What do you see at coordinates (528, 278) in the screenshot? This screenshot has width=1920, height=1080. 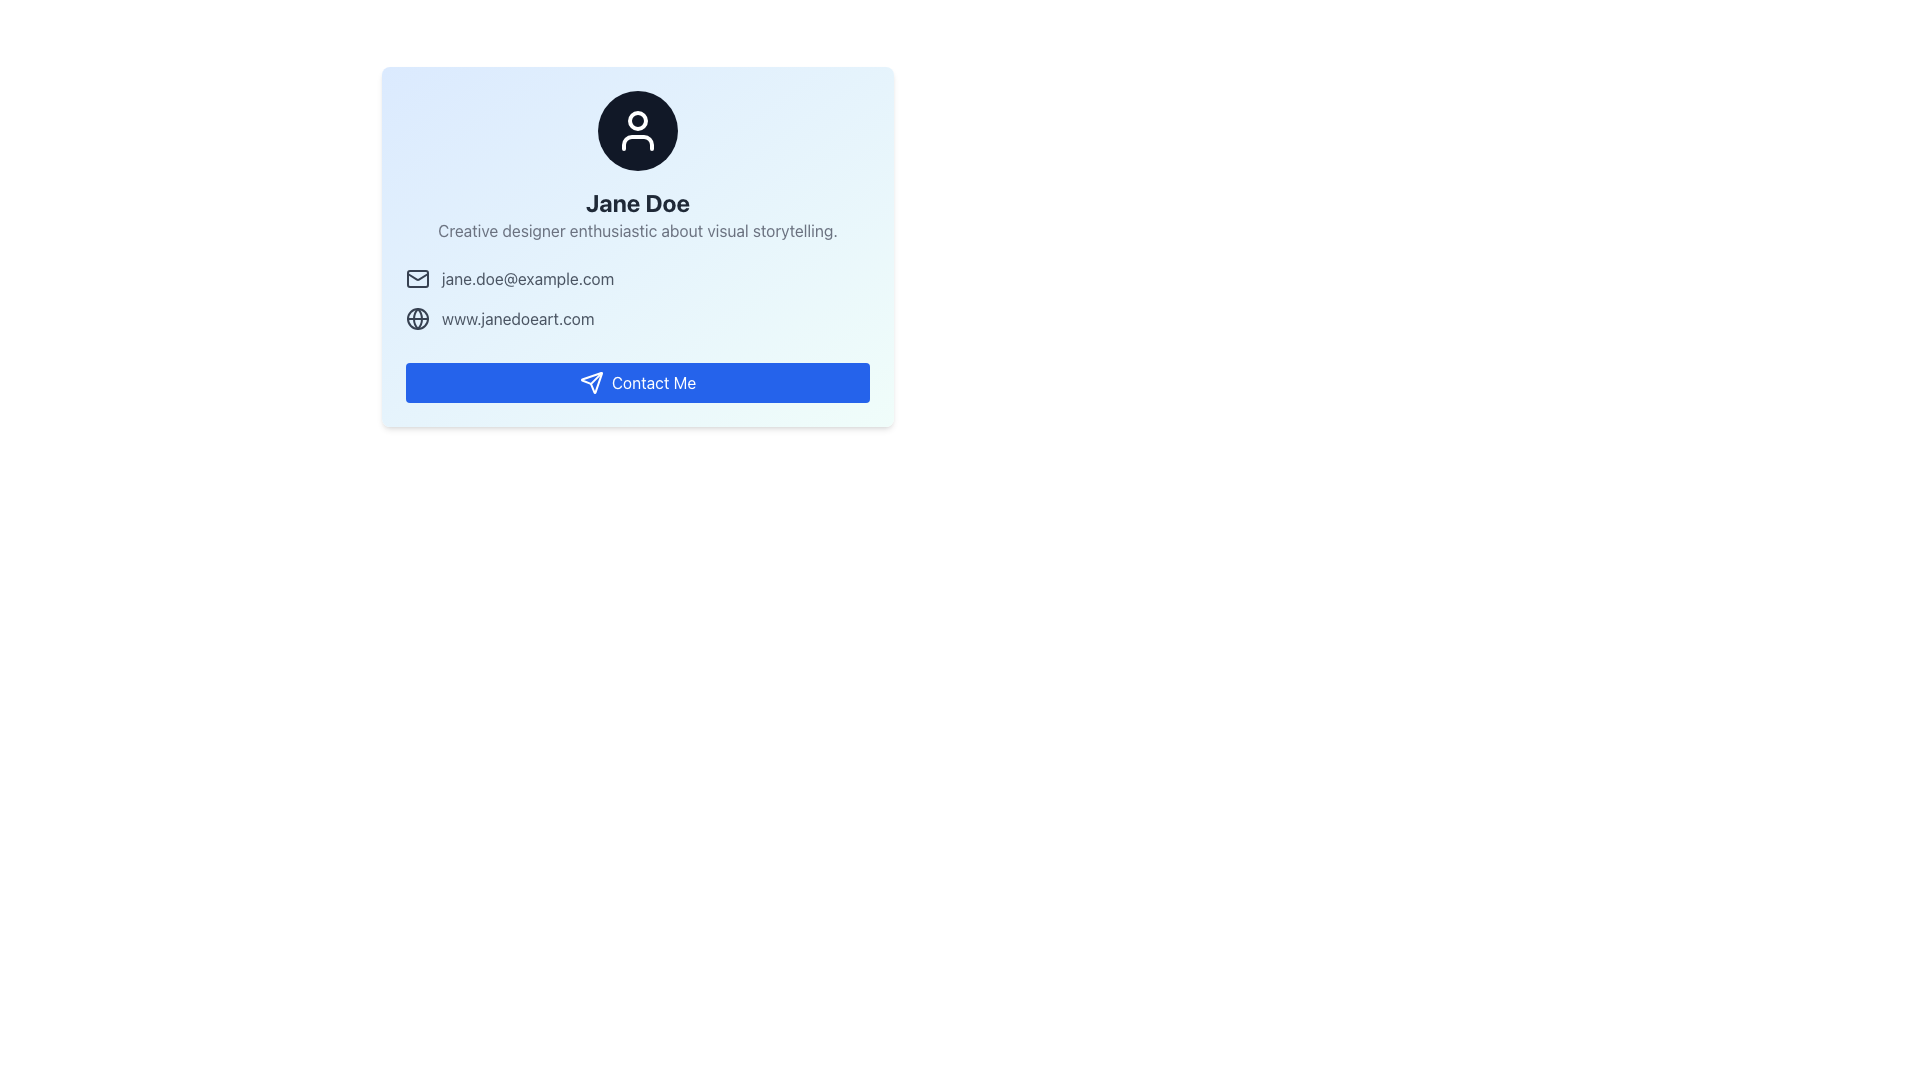 I see `the email address text display that shows the user's profile email, located below the user's name and profile description, and positioned as the second element in the group with the email icon` at bounding box center [528, 278].